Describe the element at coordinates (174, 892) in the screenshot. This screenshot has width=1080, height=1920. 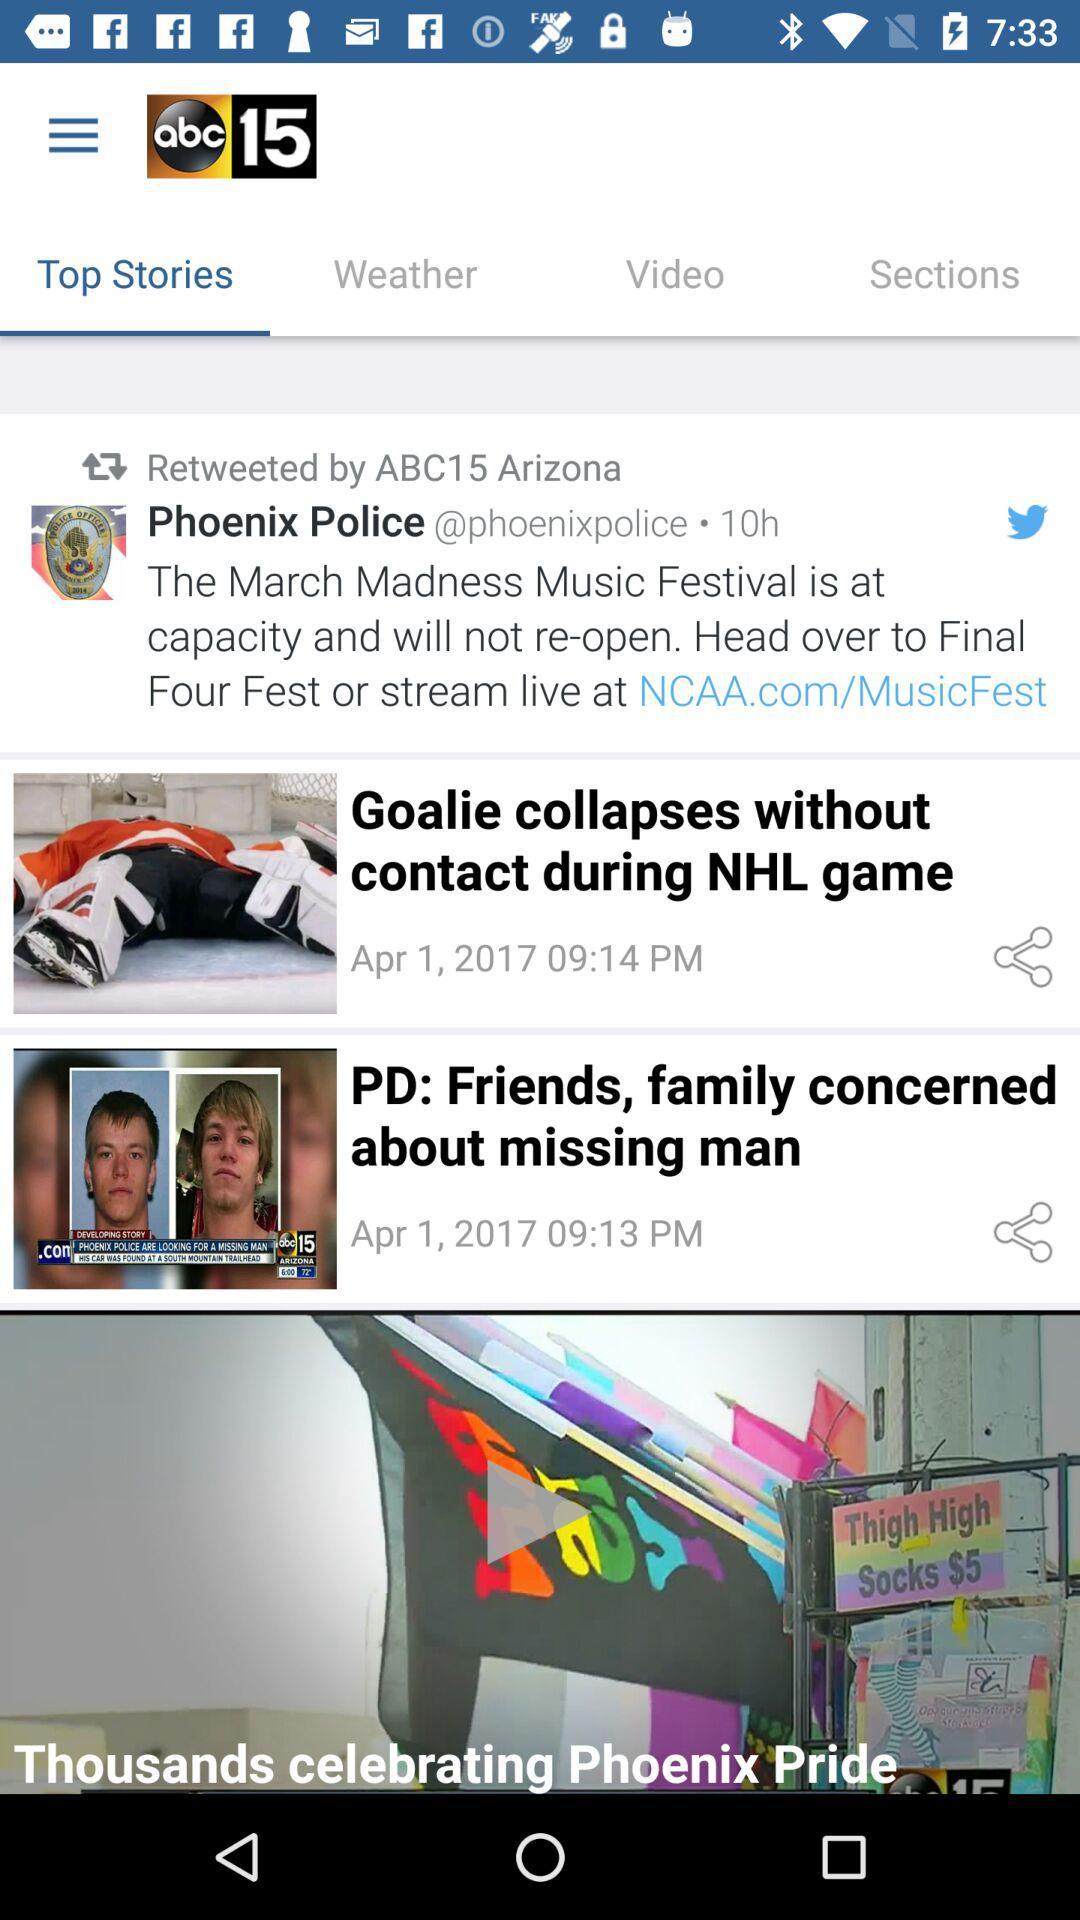
I see `image button` at that location.